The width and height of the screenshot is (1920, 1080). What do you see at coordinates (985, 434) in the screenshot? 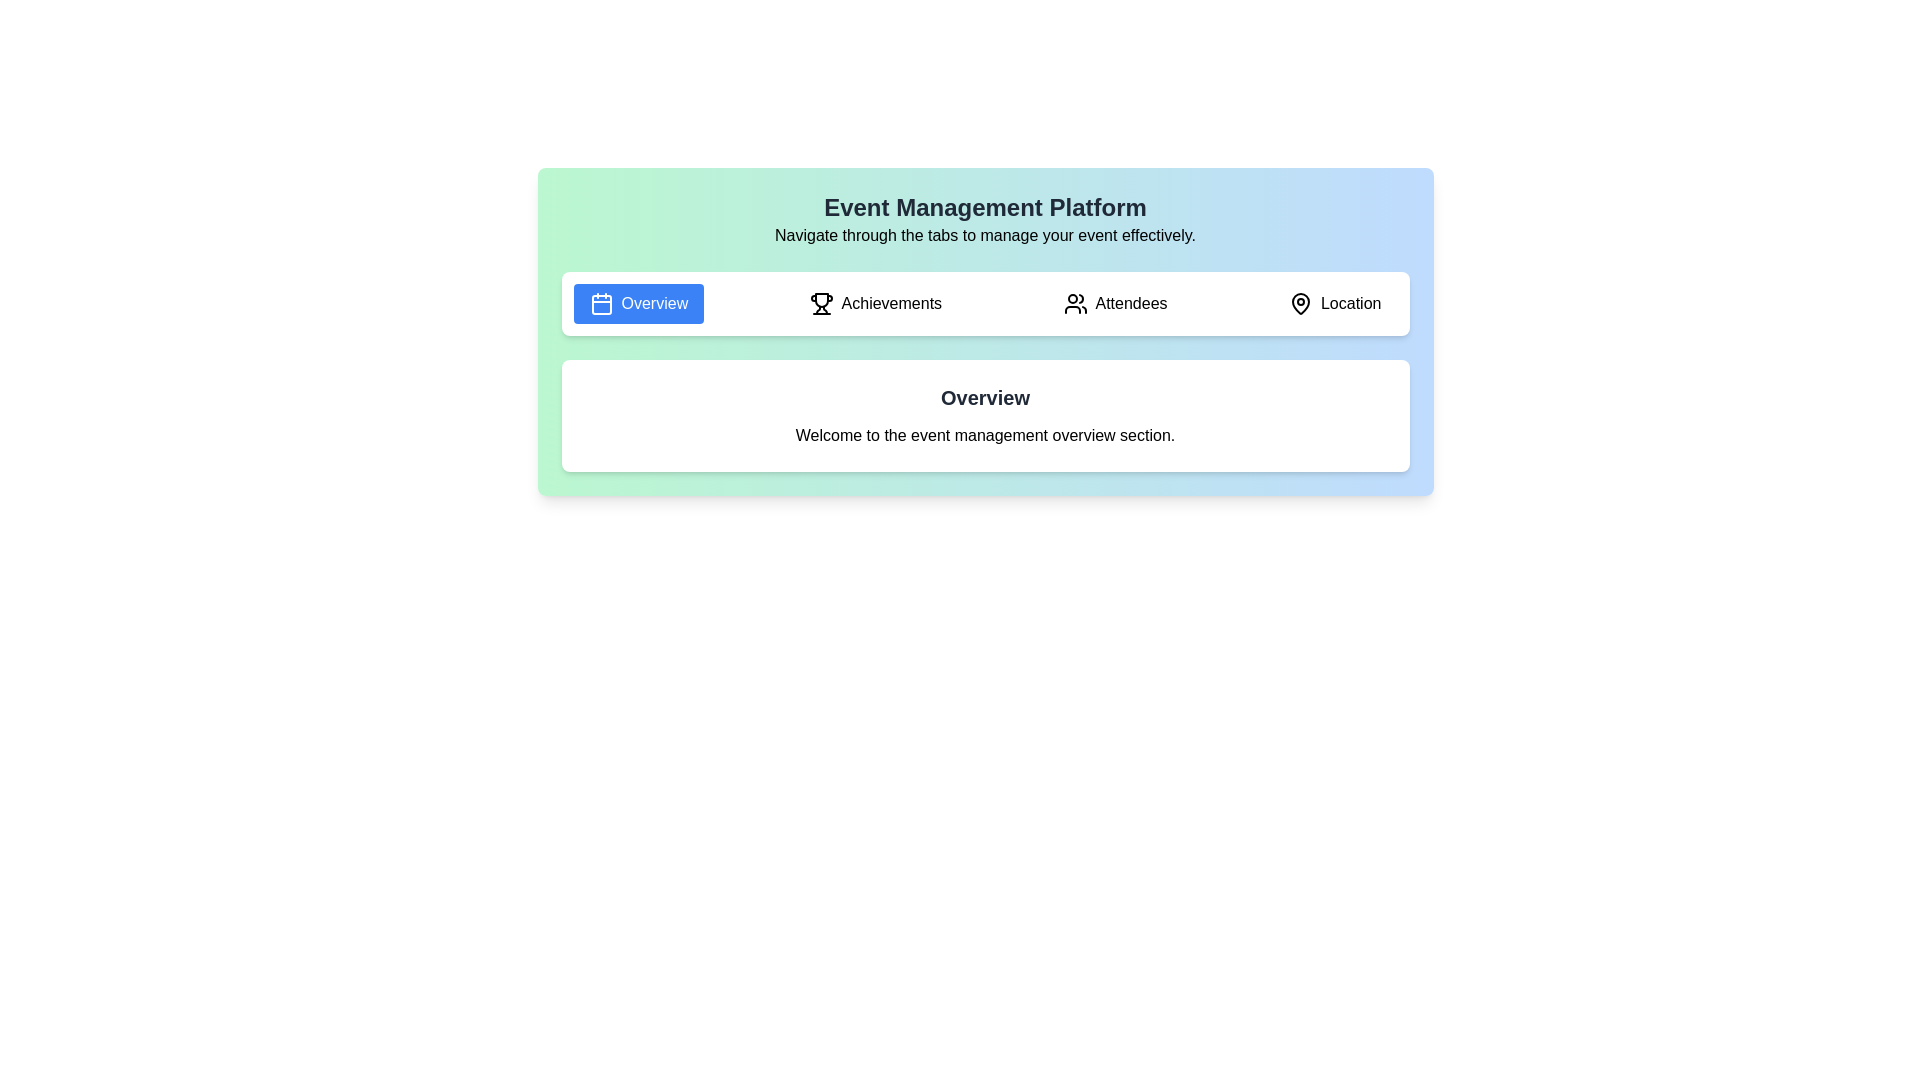
I see `the introductory description label for the 'Overview' section, which is centrally positioned below the 'Overview' heading` at bounding box center [985, 434].